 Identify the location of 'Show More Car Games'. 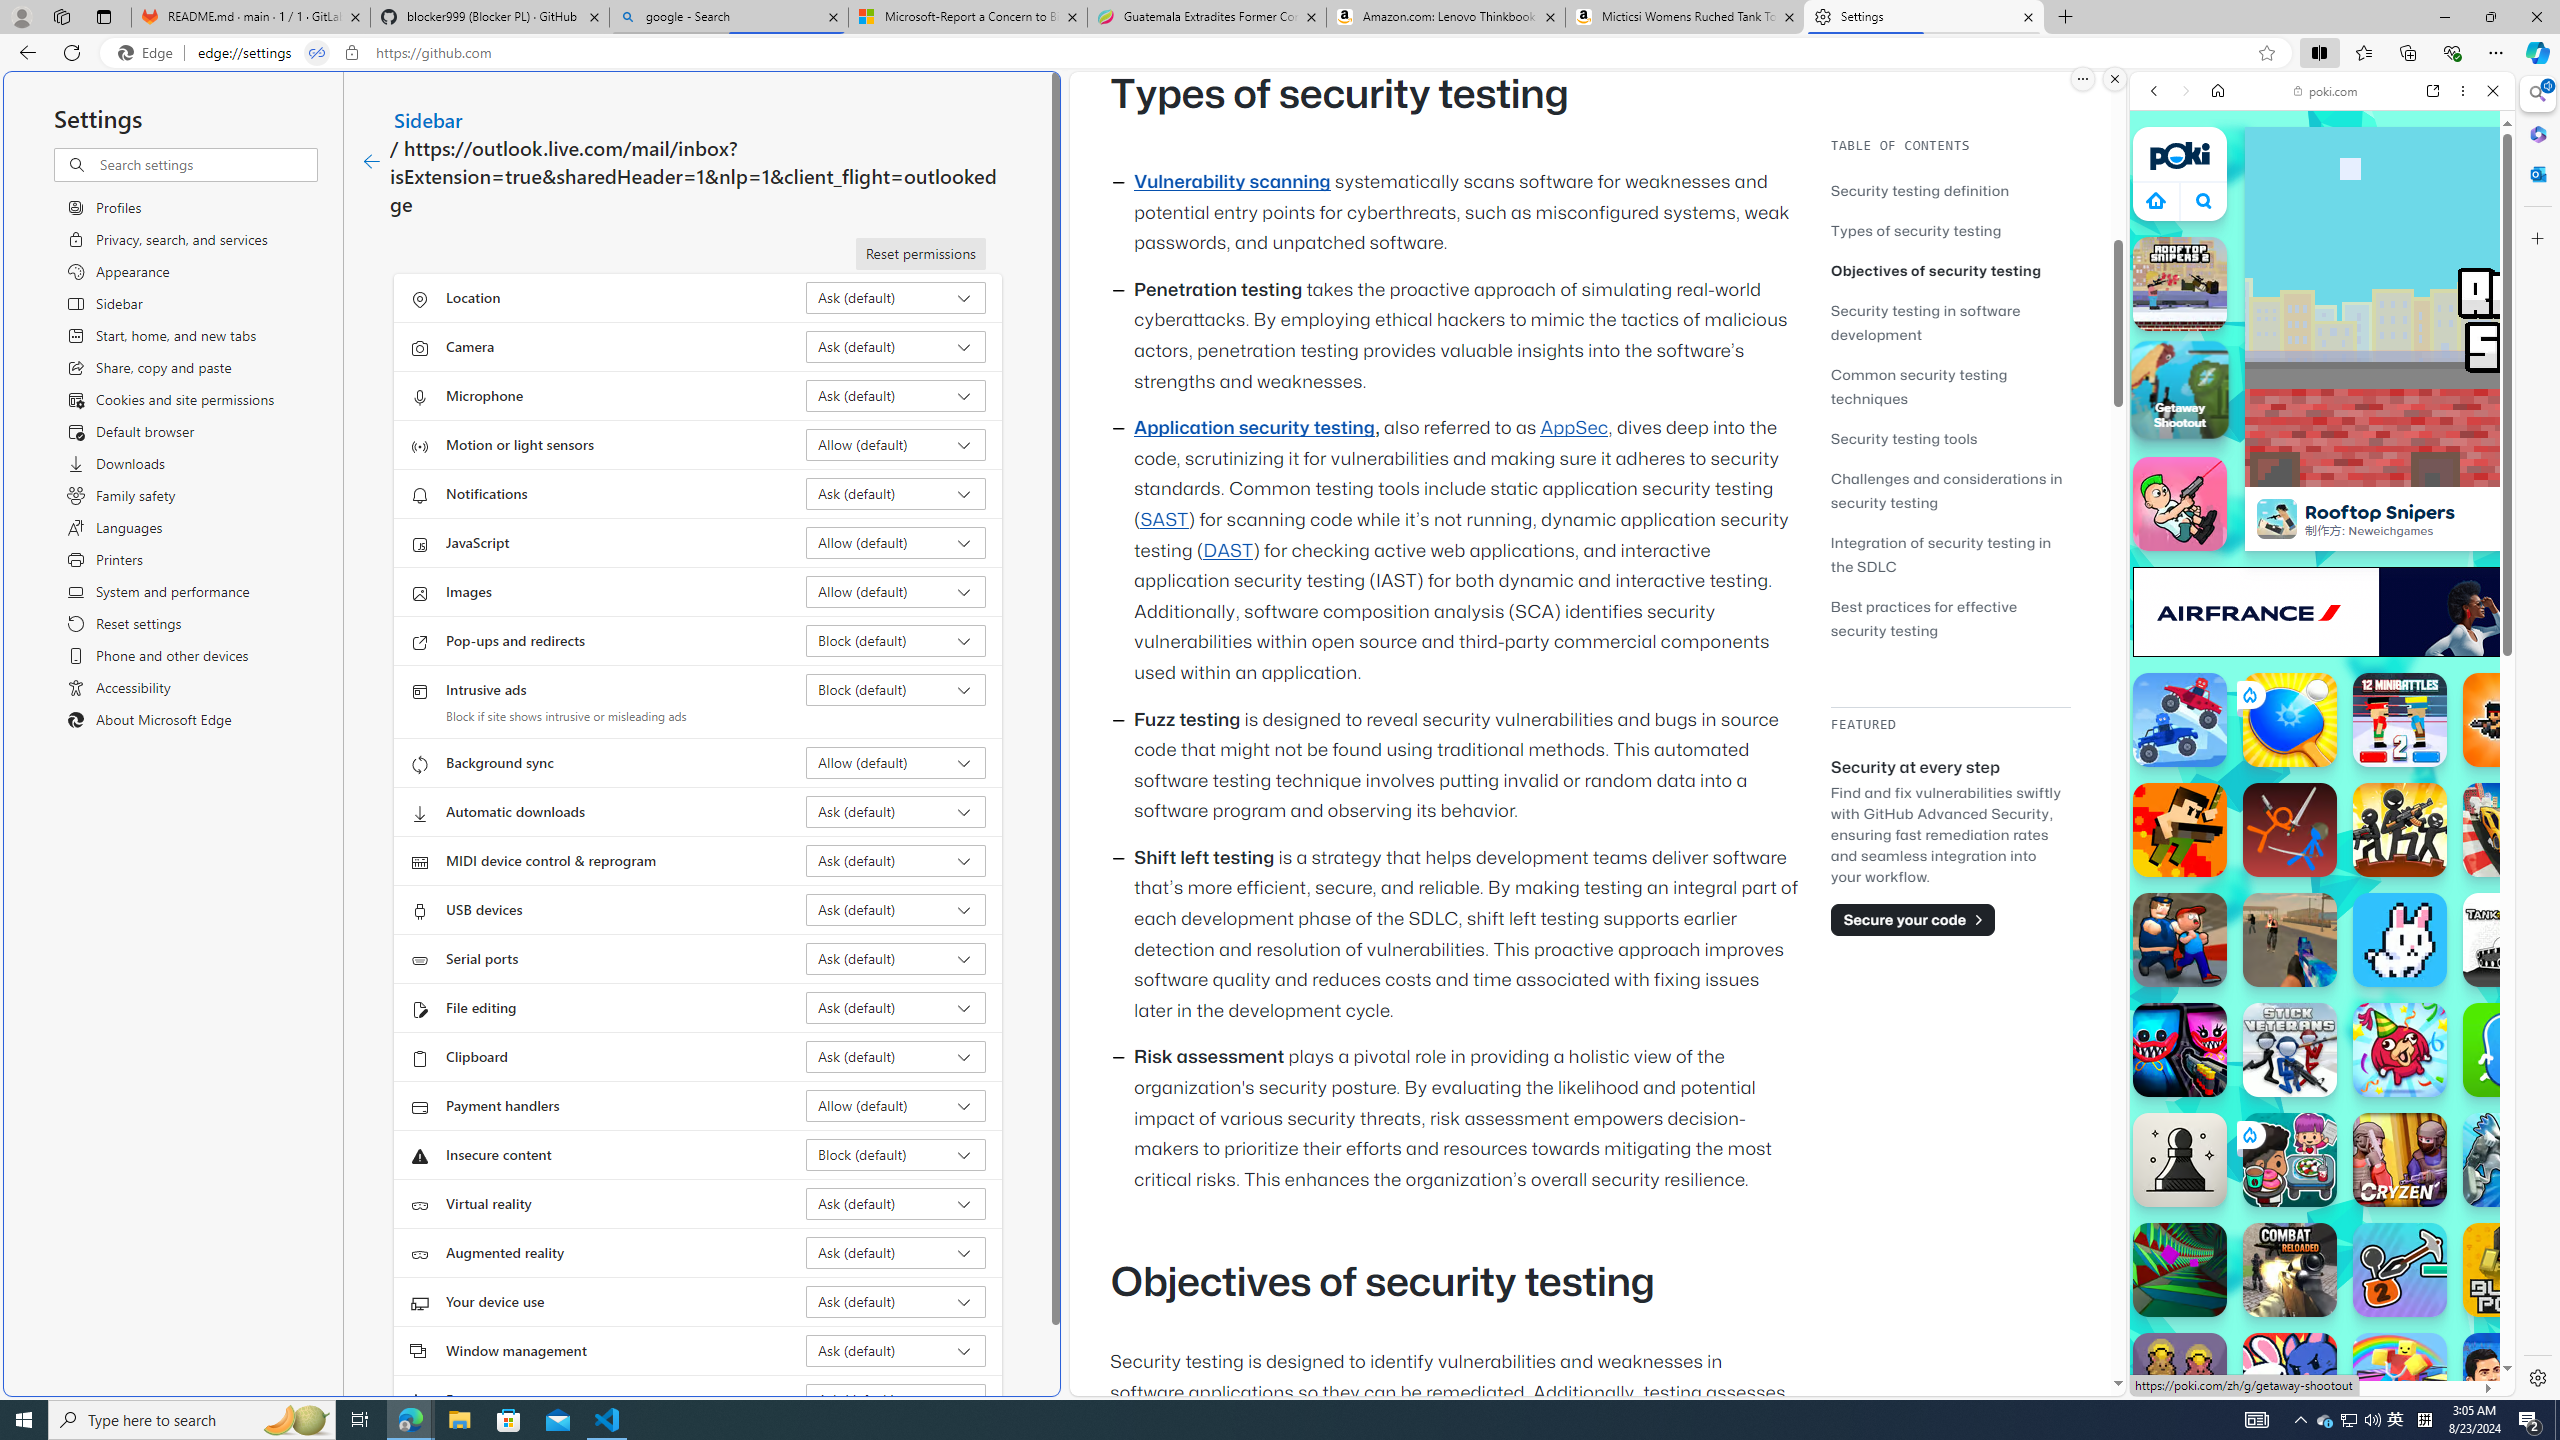
(2443, 471).